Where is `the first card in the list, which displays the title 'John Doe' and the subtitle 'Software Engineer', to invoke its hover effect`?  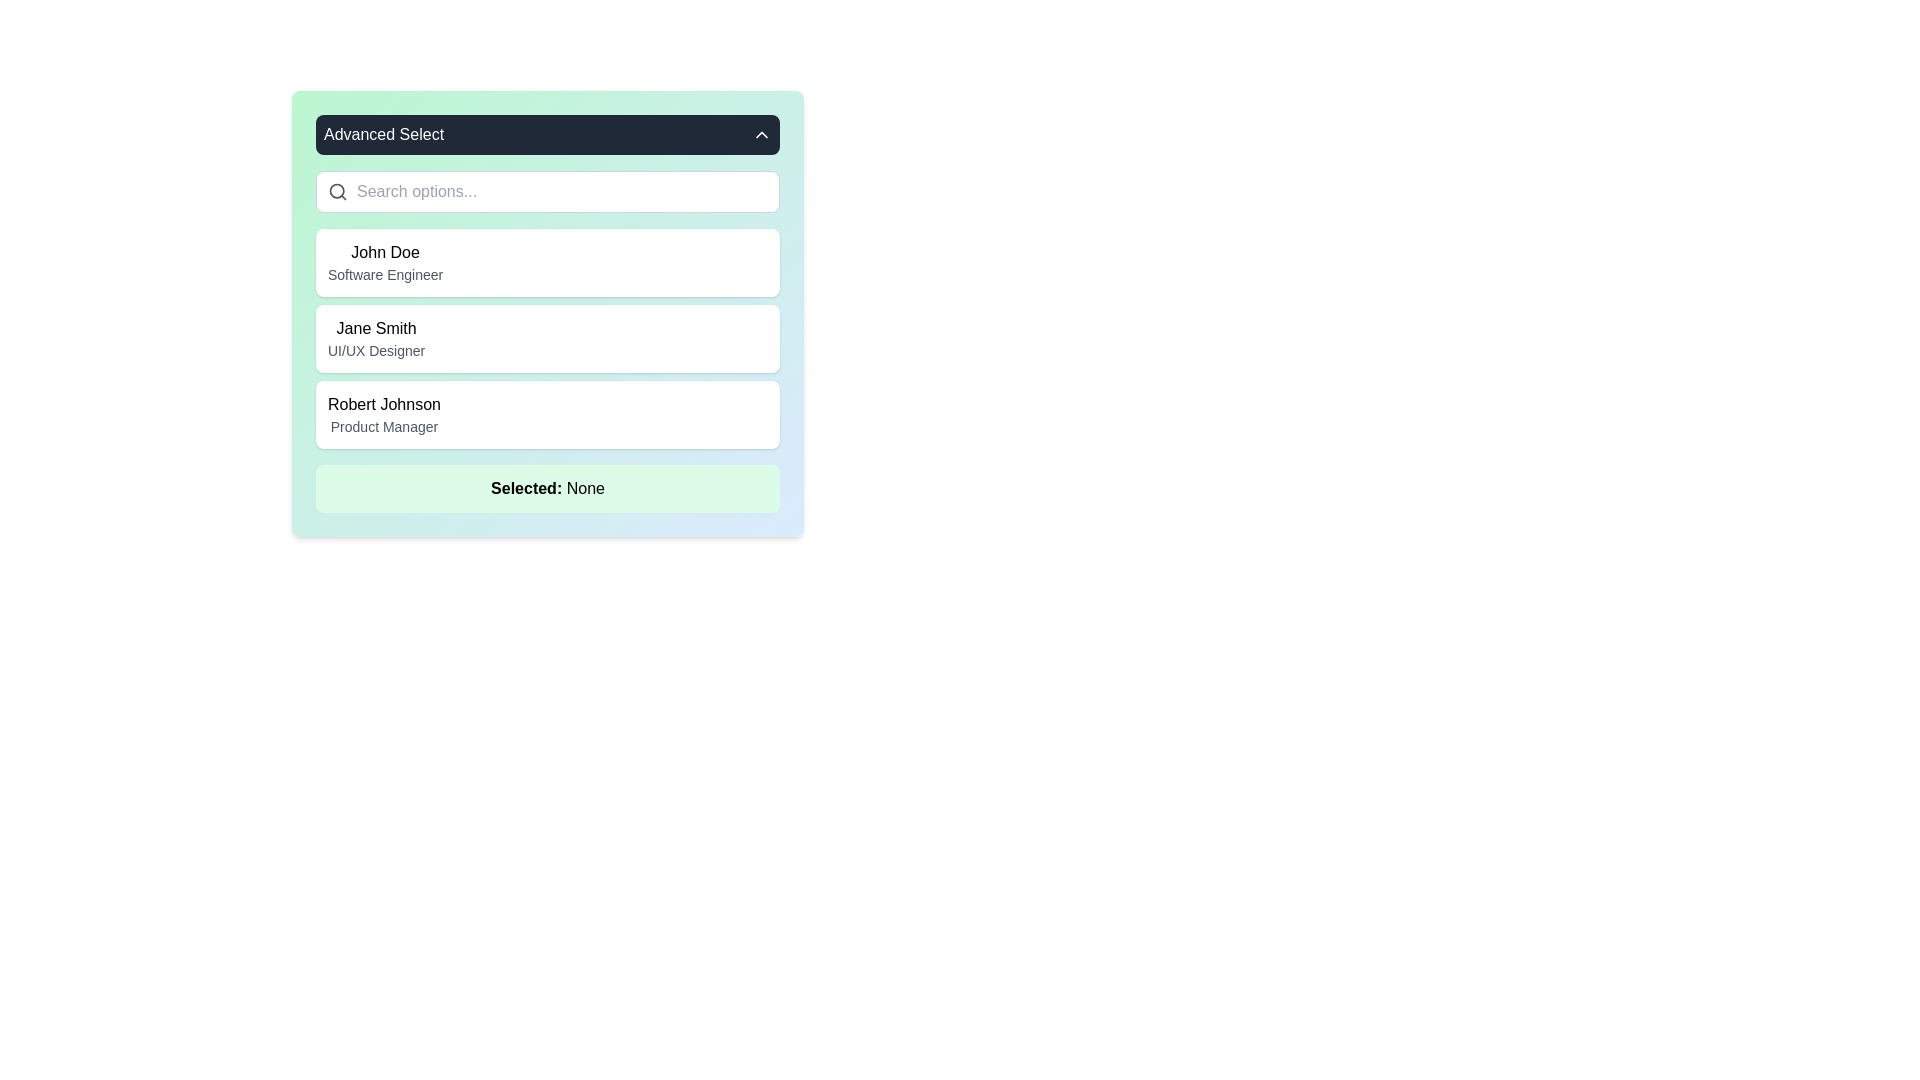 the first card in the list, which displays the title 'John Doe' and the subtitle 'Software Engineer', to invoke its hover effect is located at coordinates (547, 261).